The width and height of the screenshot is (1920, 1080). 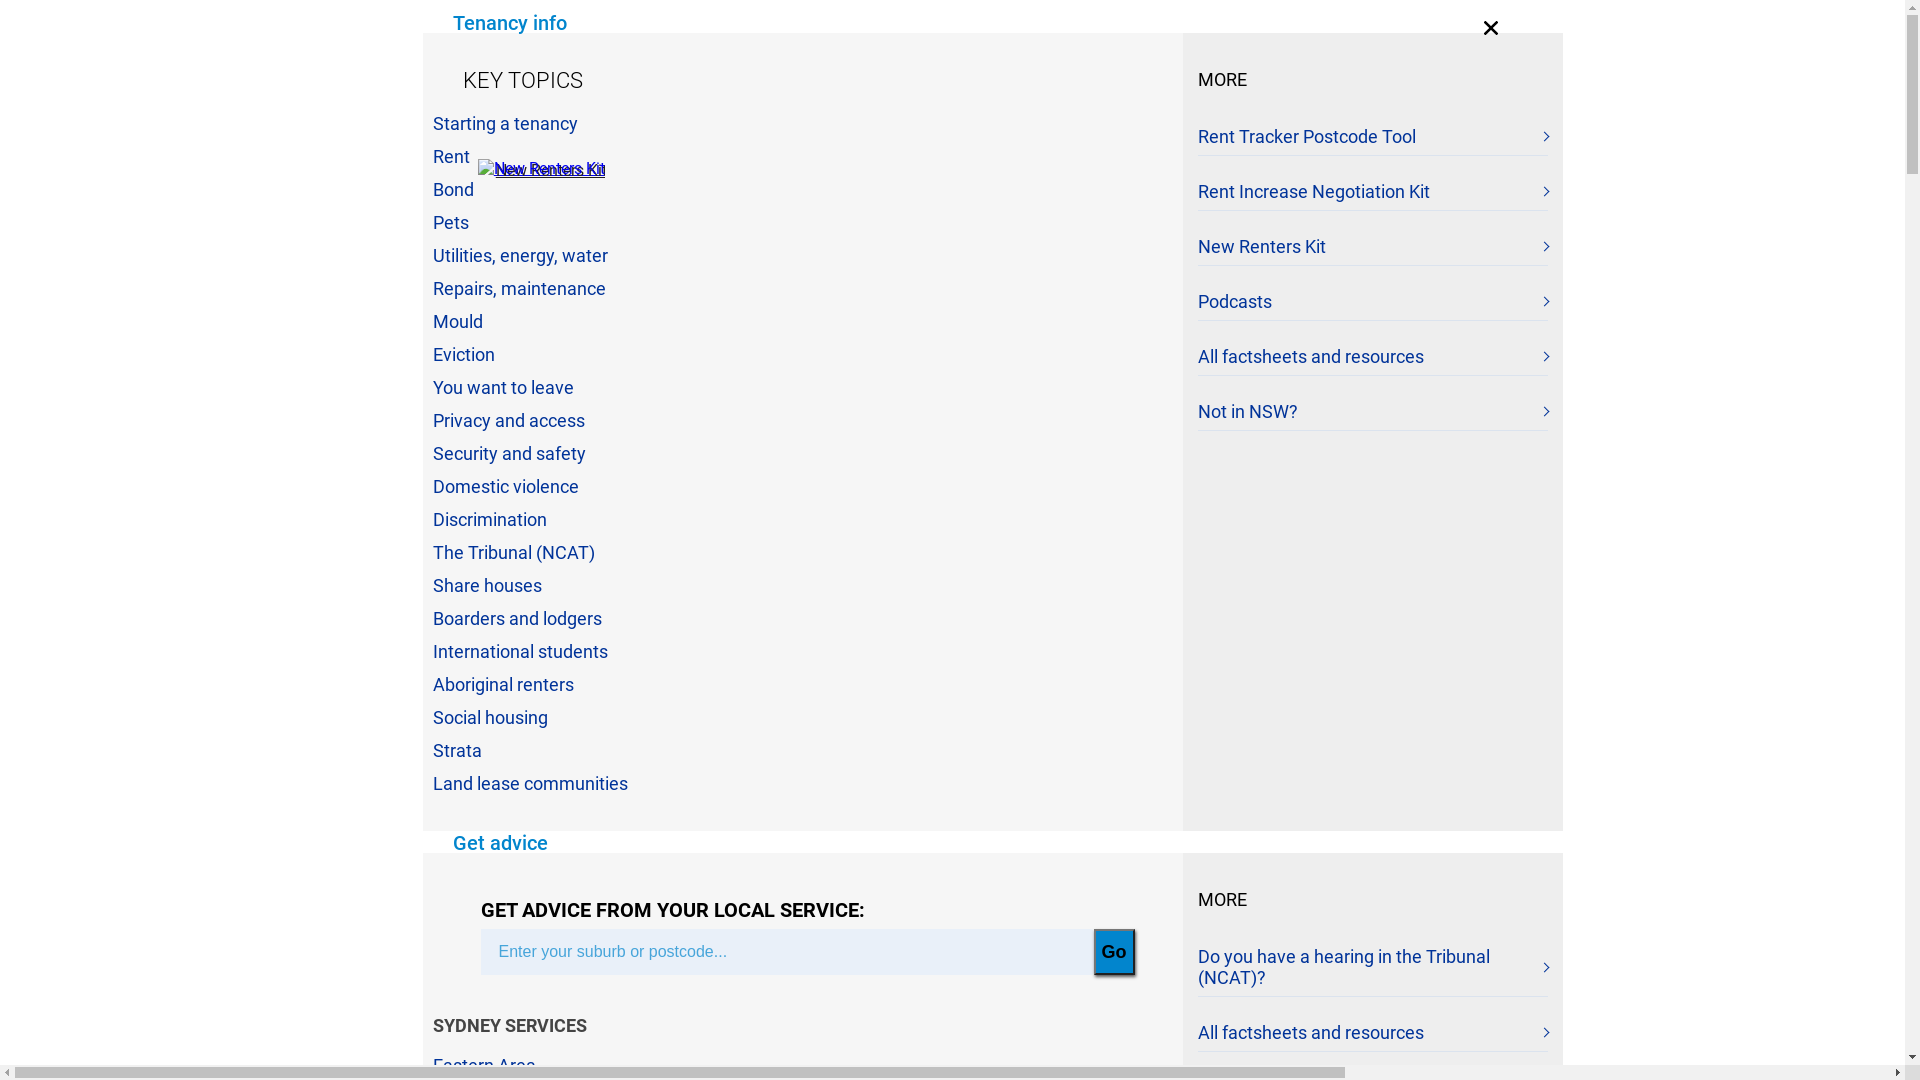 I want to click on 'Rent Tracker Postcode Tool', so click(x=1371, y=140).